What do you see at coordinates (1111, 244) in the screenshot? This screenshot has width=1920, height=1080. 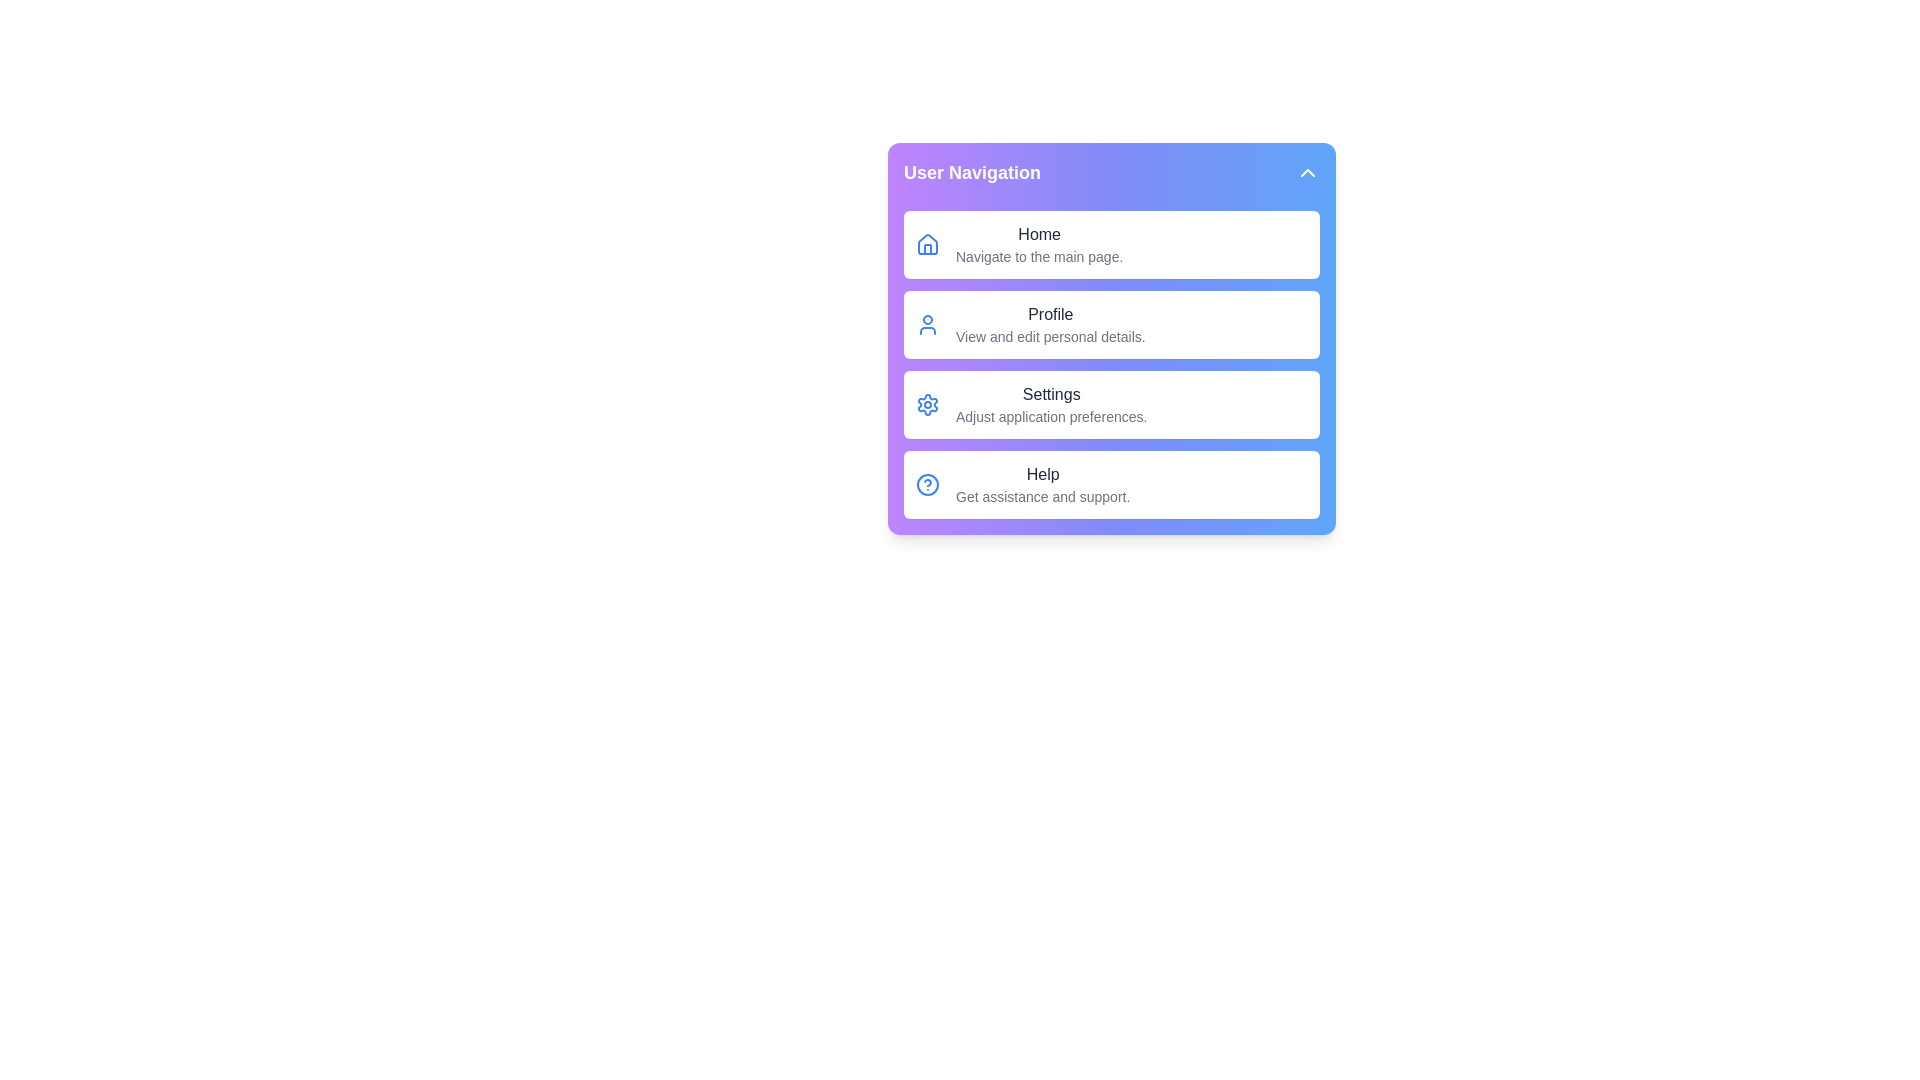 I see `the menu item Home from the dropdown menu` at bounding box center [1111, 244].